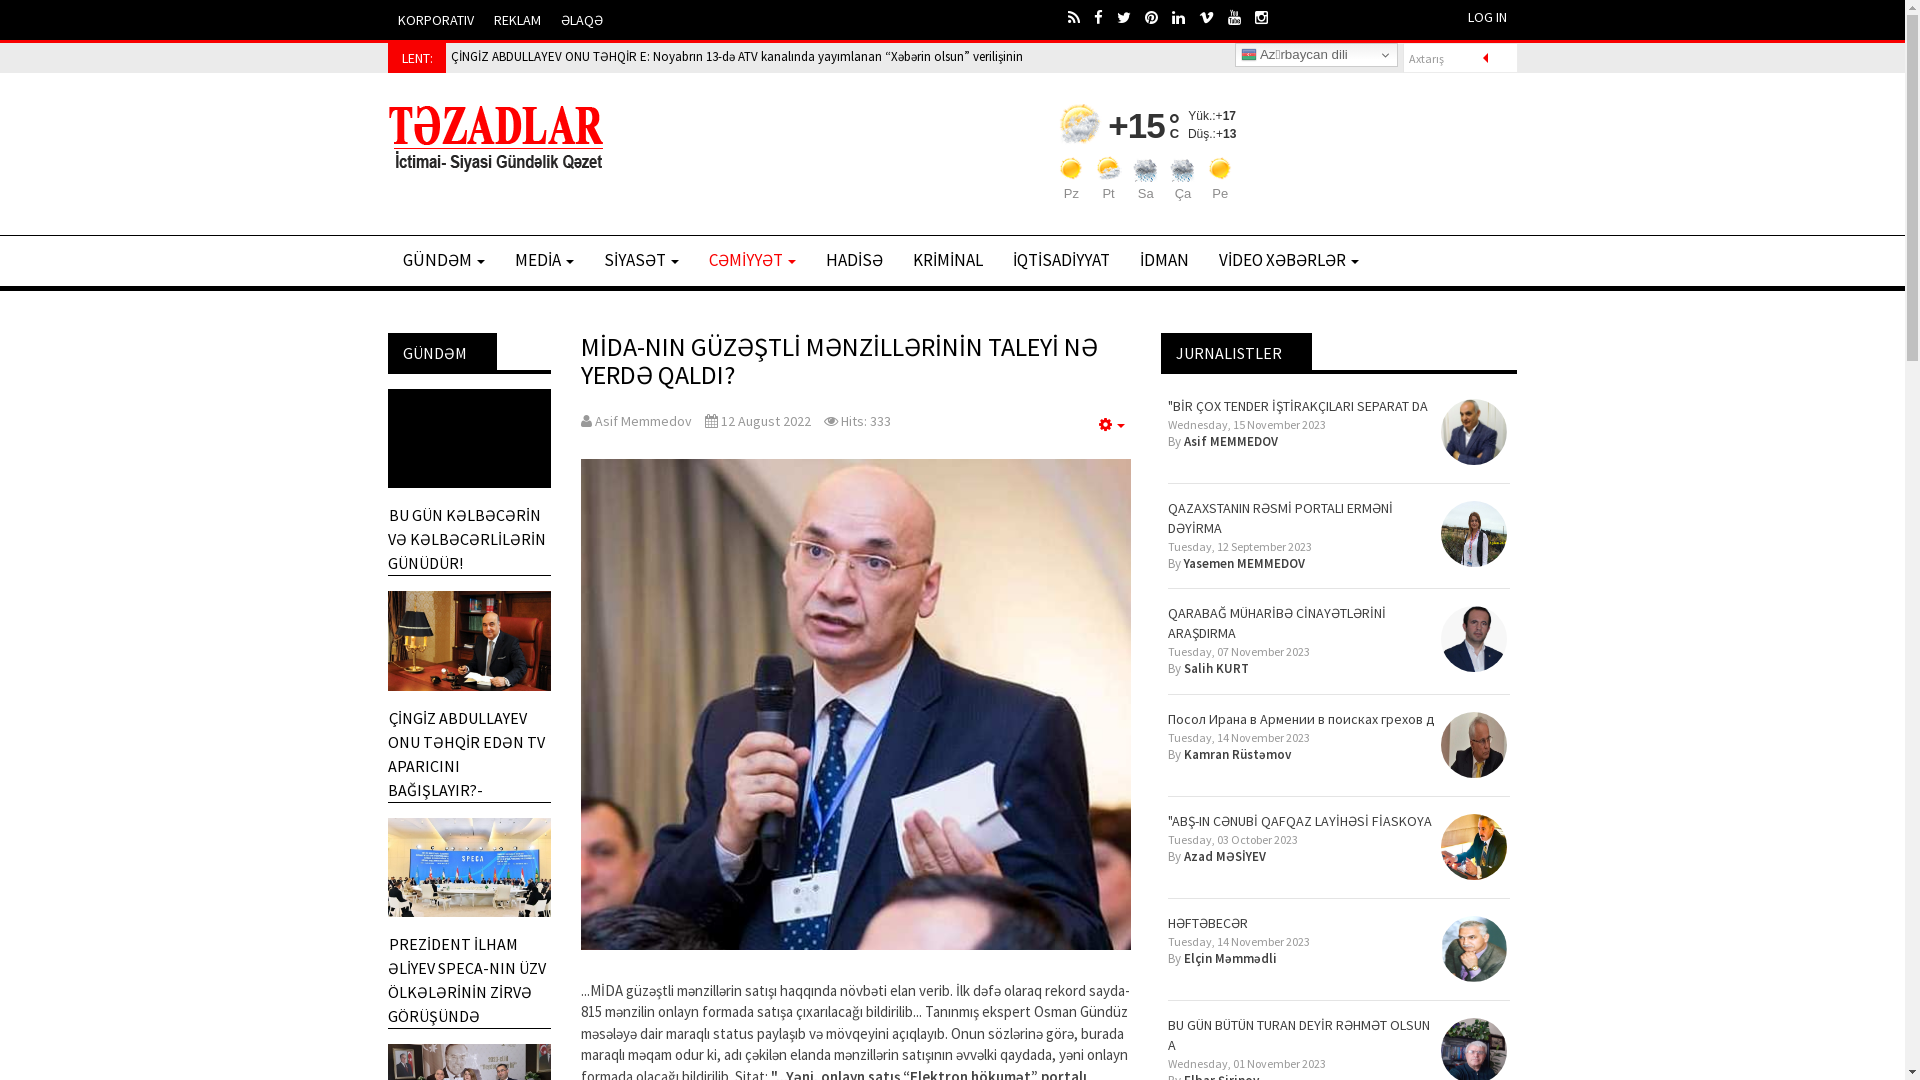  What do you see at coordinates (1229, 440) in the screenshot?
I see `'Asif MEMMEDOV'` at bounding box center [1229, 440].